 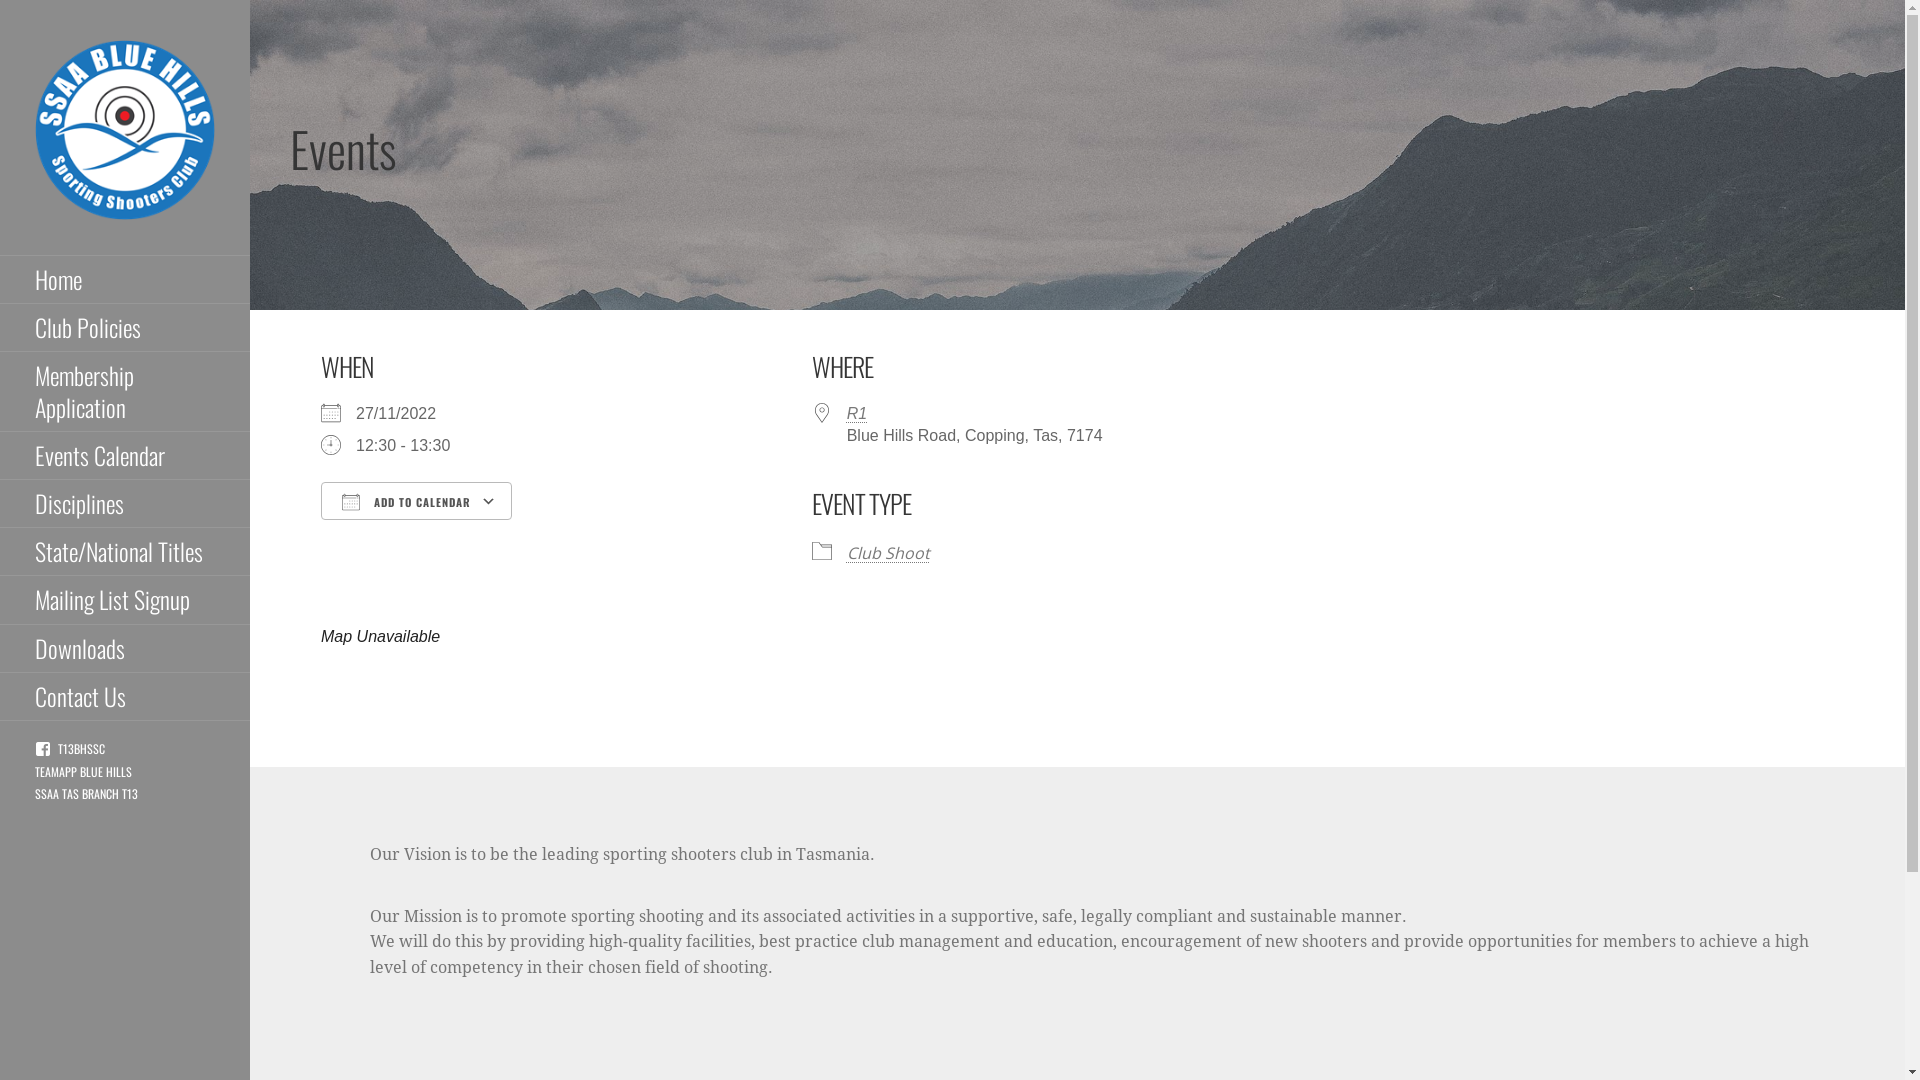 What do you see at coordinates (85, 792) in the screenshot?
I see `'SSAA TAS BRANCH T13'` at bounding box center [85, 792].